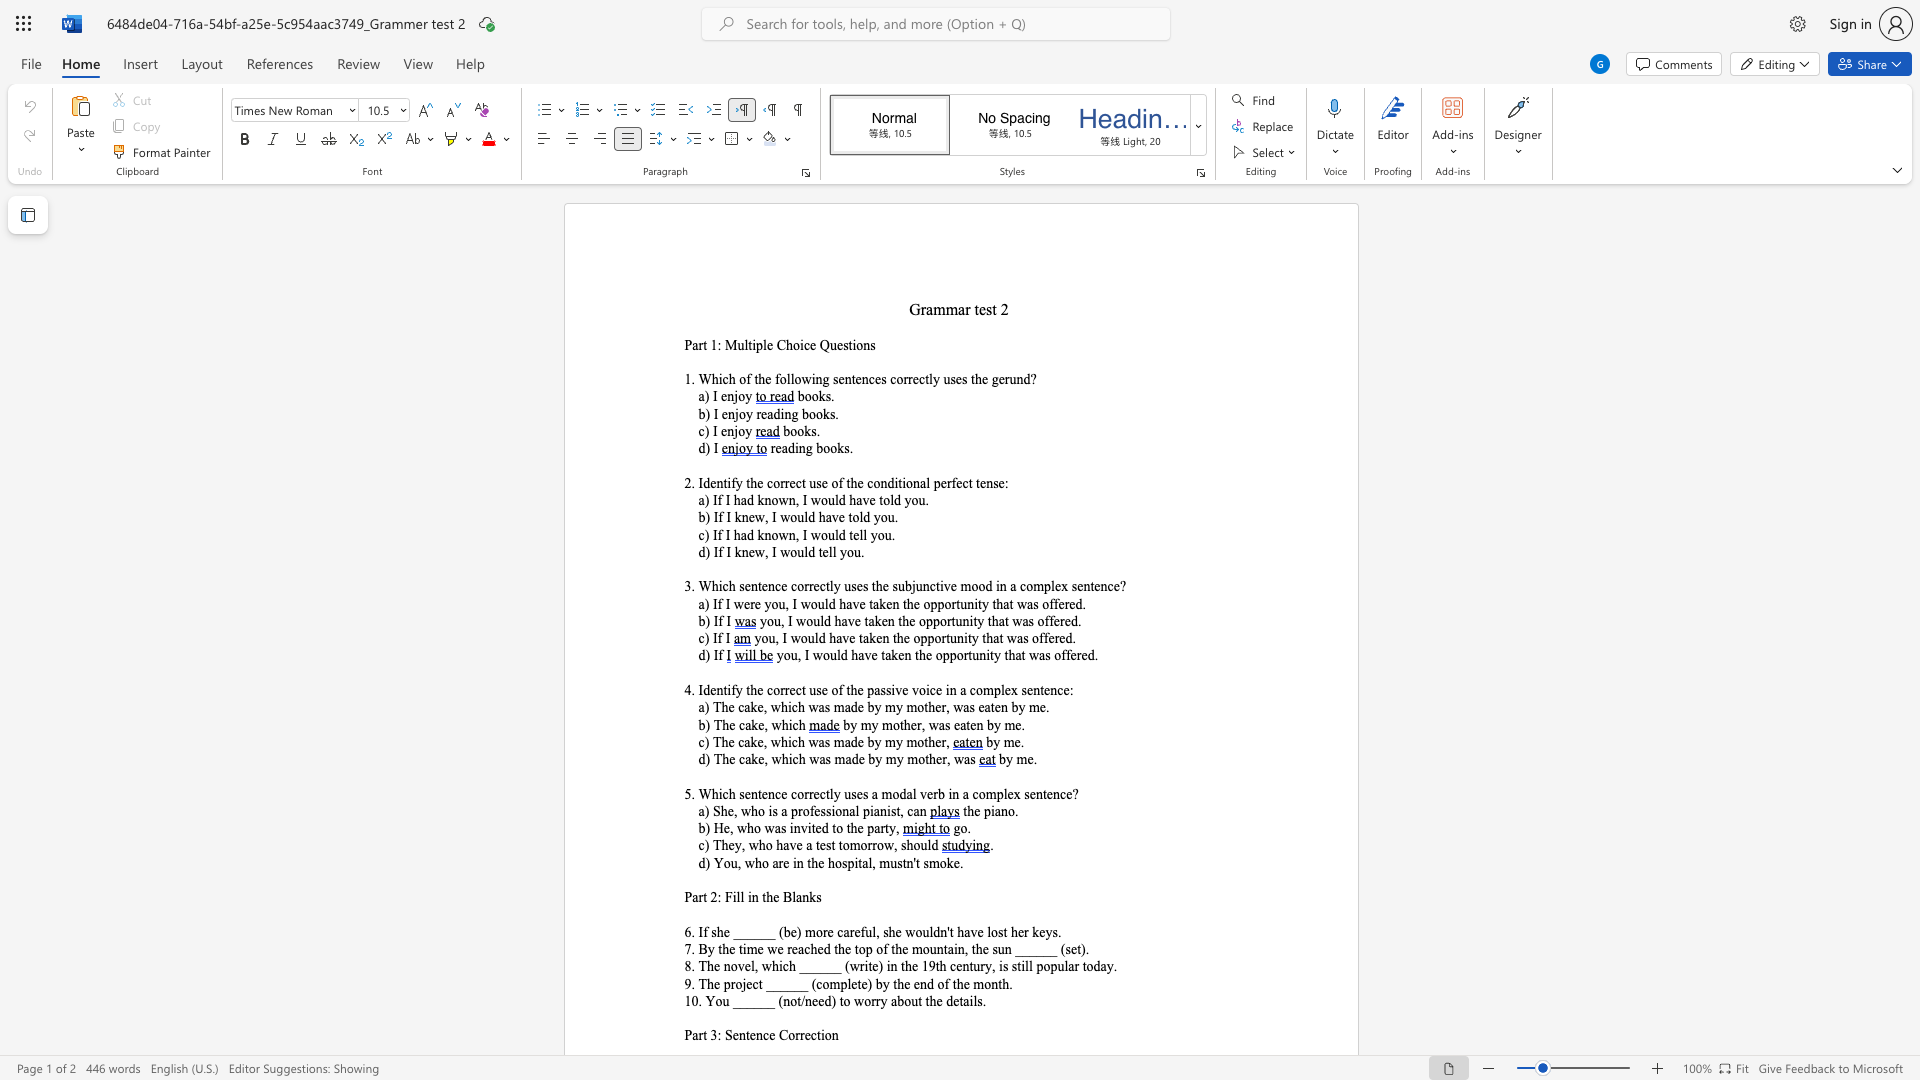 The image size is (1920, 1080). What do you see at coordinates (837, 689) in the screenshot?
I see `the space between the continuous character "o" and "f" in the text` at bounding box center [837, 689].